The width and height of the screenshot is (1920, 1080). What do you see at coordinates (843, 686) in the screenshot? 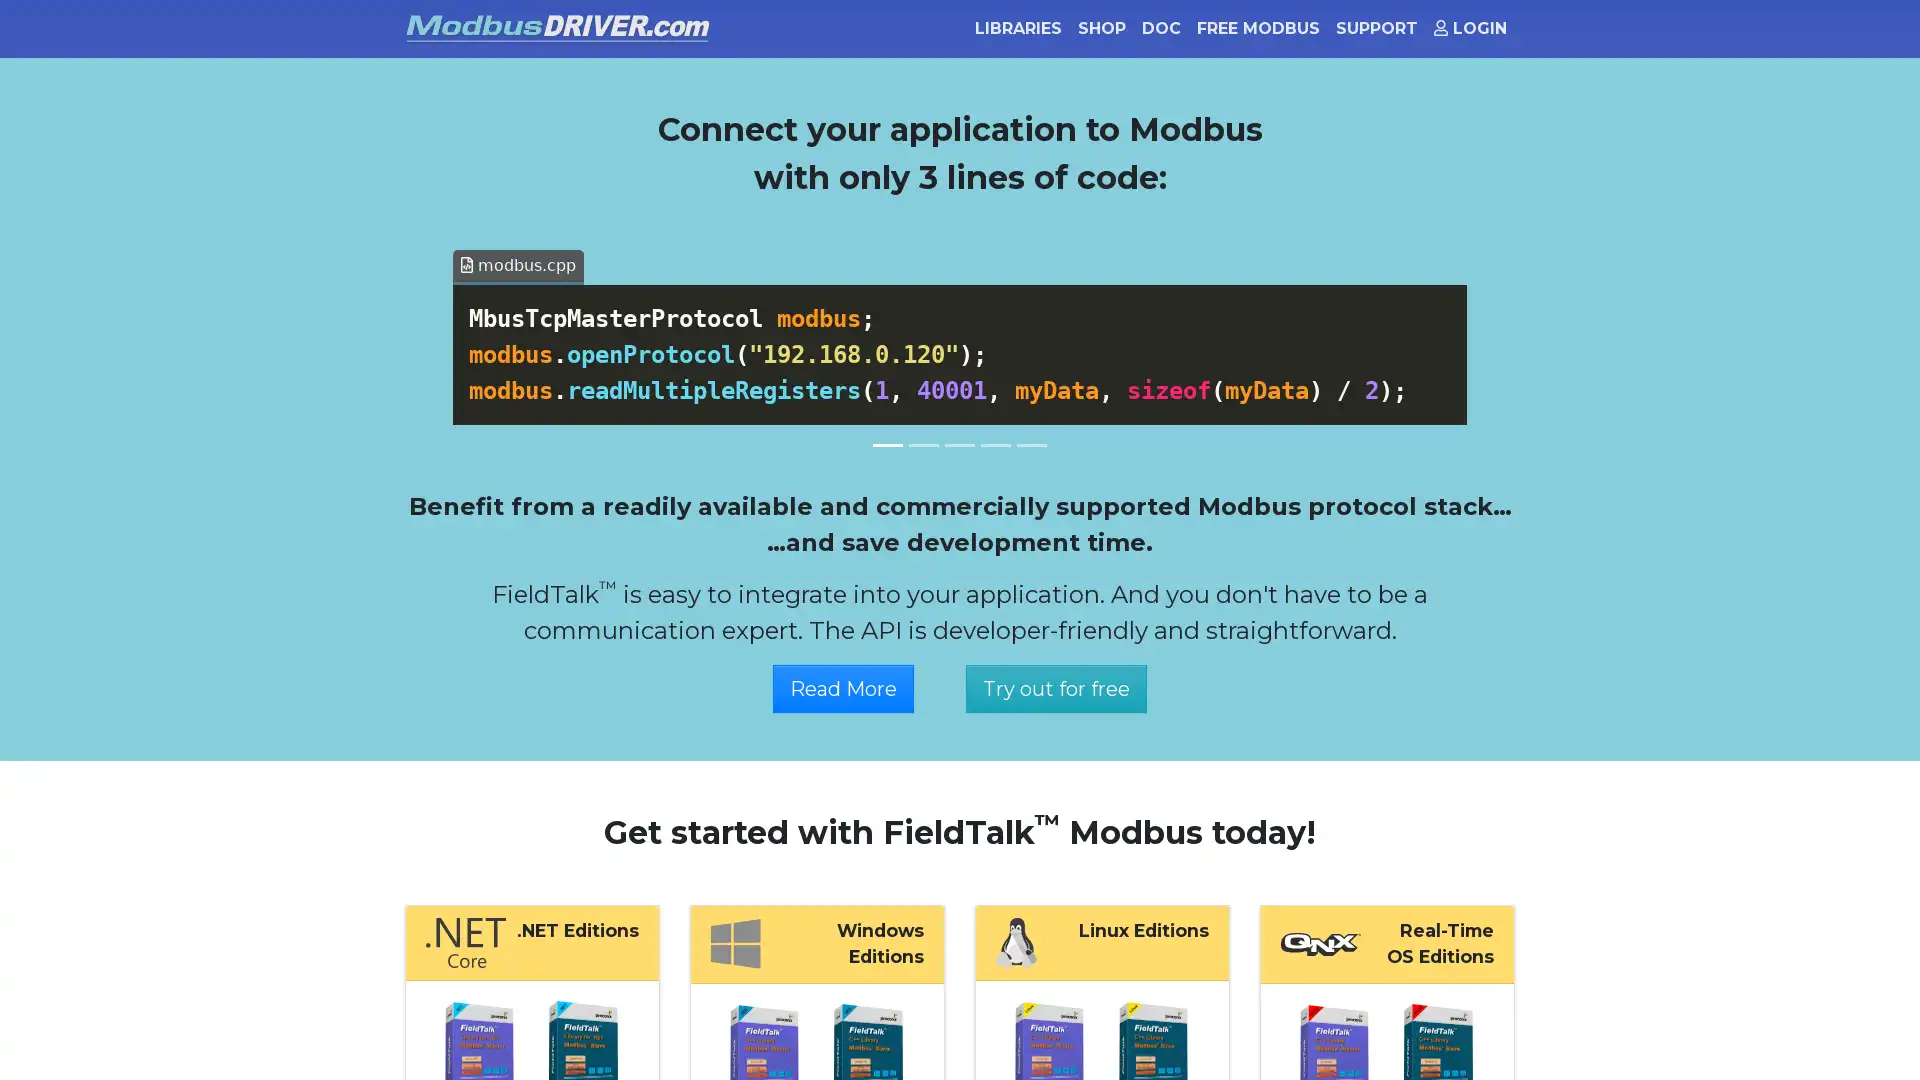
I see `Read More` at bounding box center [843, 686].